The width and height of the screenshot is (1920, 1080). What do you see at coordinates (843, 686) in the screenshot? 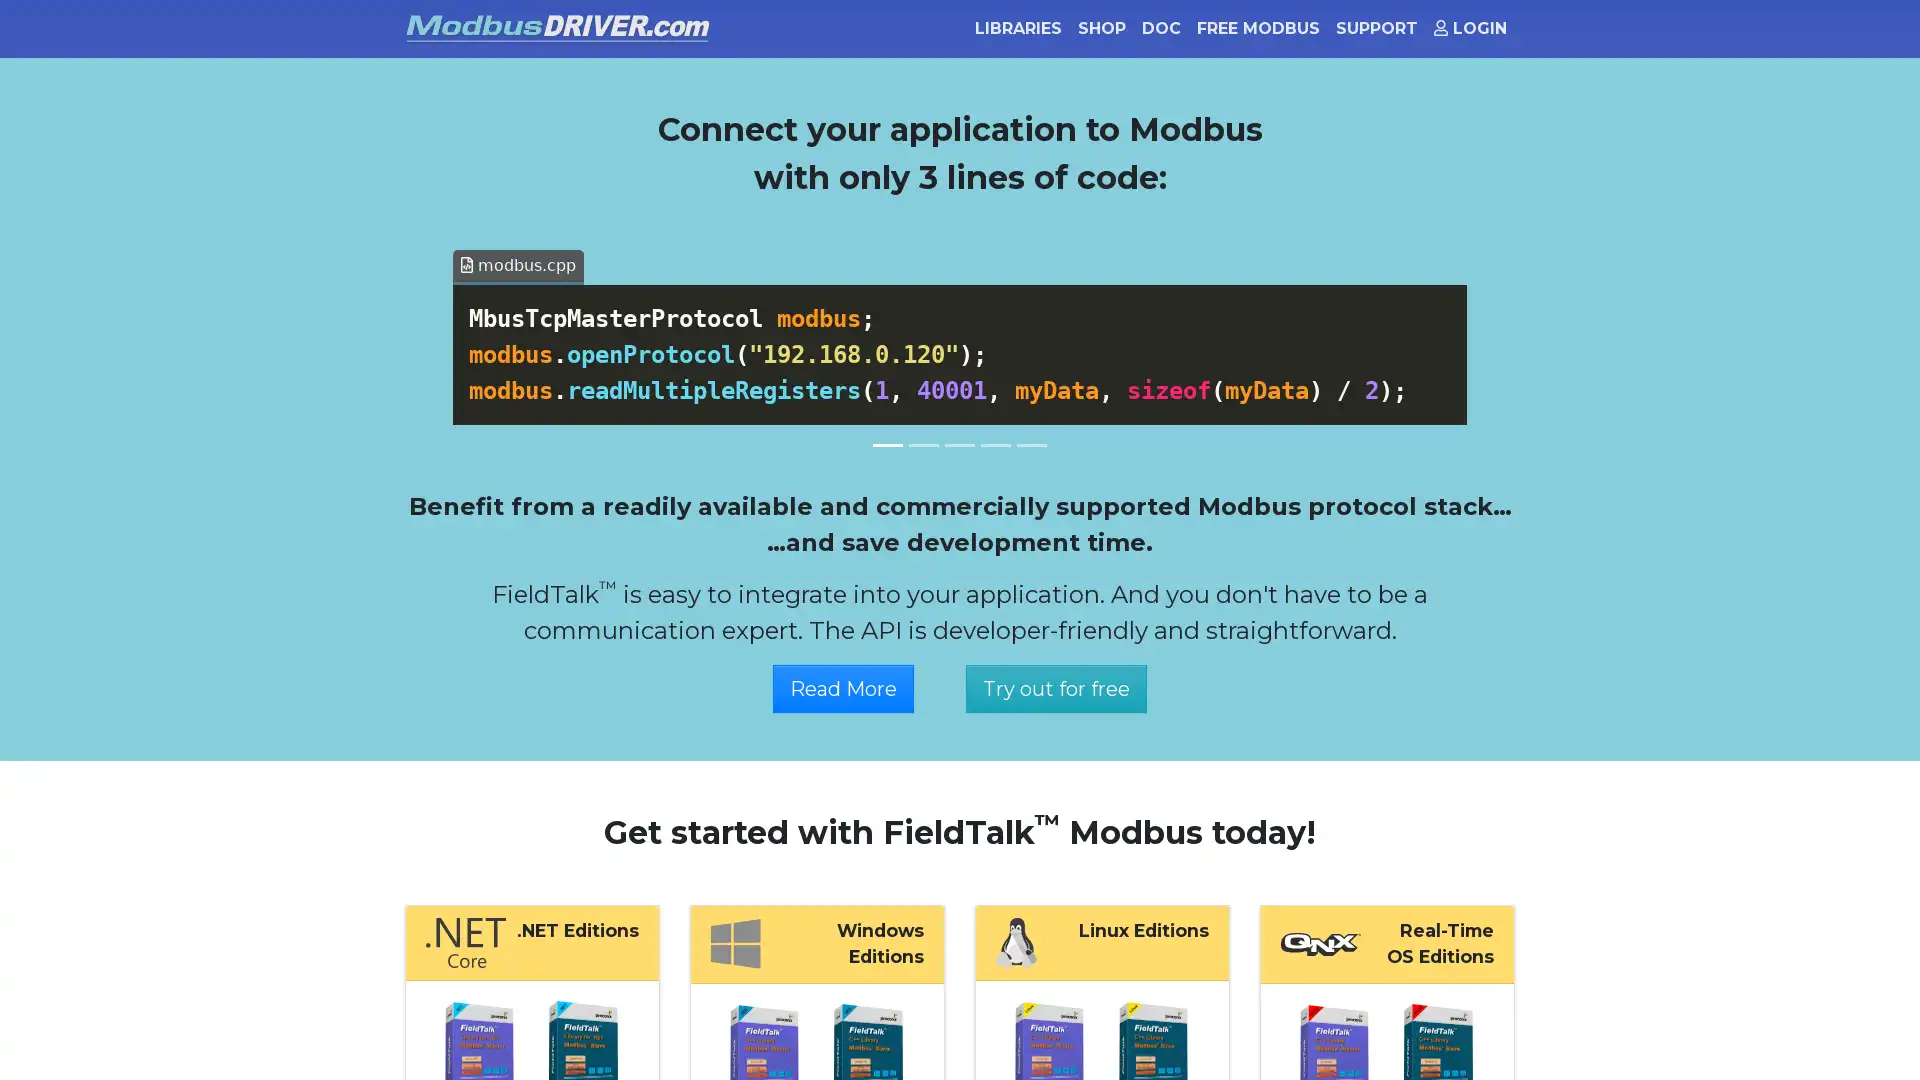
I see `Read More` at bounding box center [843, 686].